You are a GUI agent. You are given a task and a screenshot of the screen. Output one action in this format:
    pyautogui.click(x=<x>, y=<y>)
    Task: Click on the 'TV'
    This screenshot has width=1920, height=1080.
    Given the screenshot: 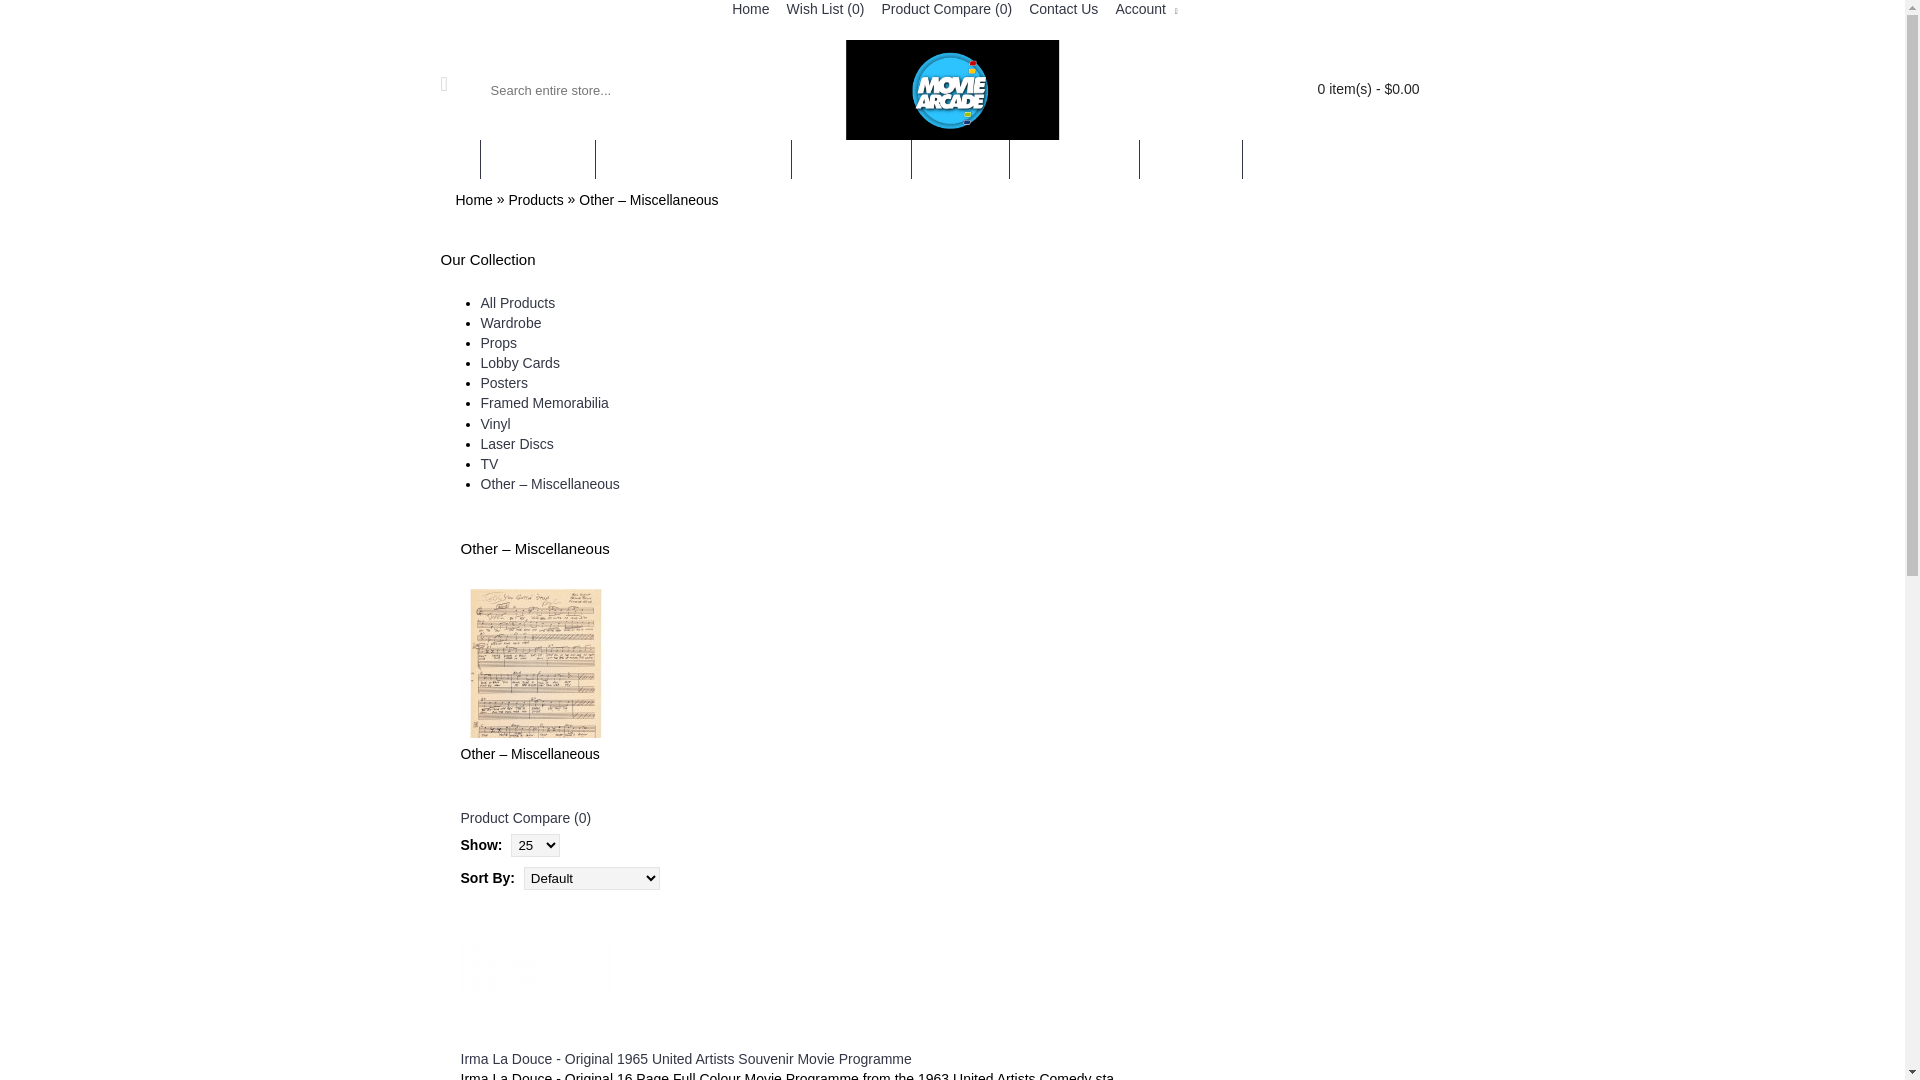 What is the action you would take?
    pyautogui.click(x=480, y=463)
    